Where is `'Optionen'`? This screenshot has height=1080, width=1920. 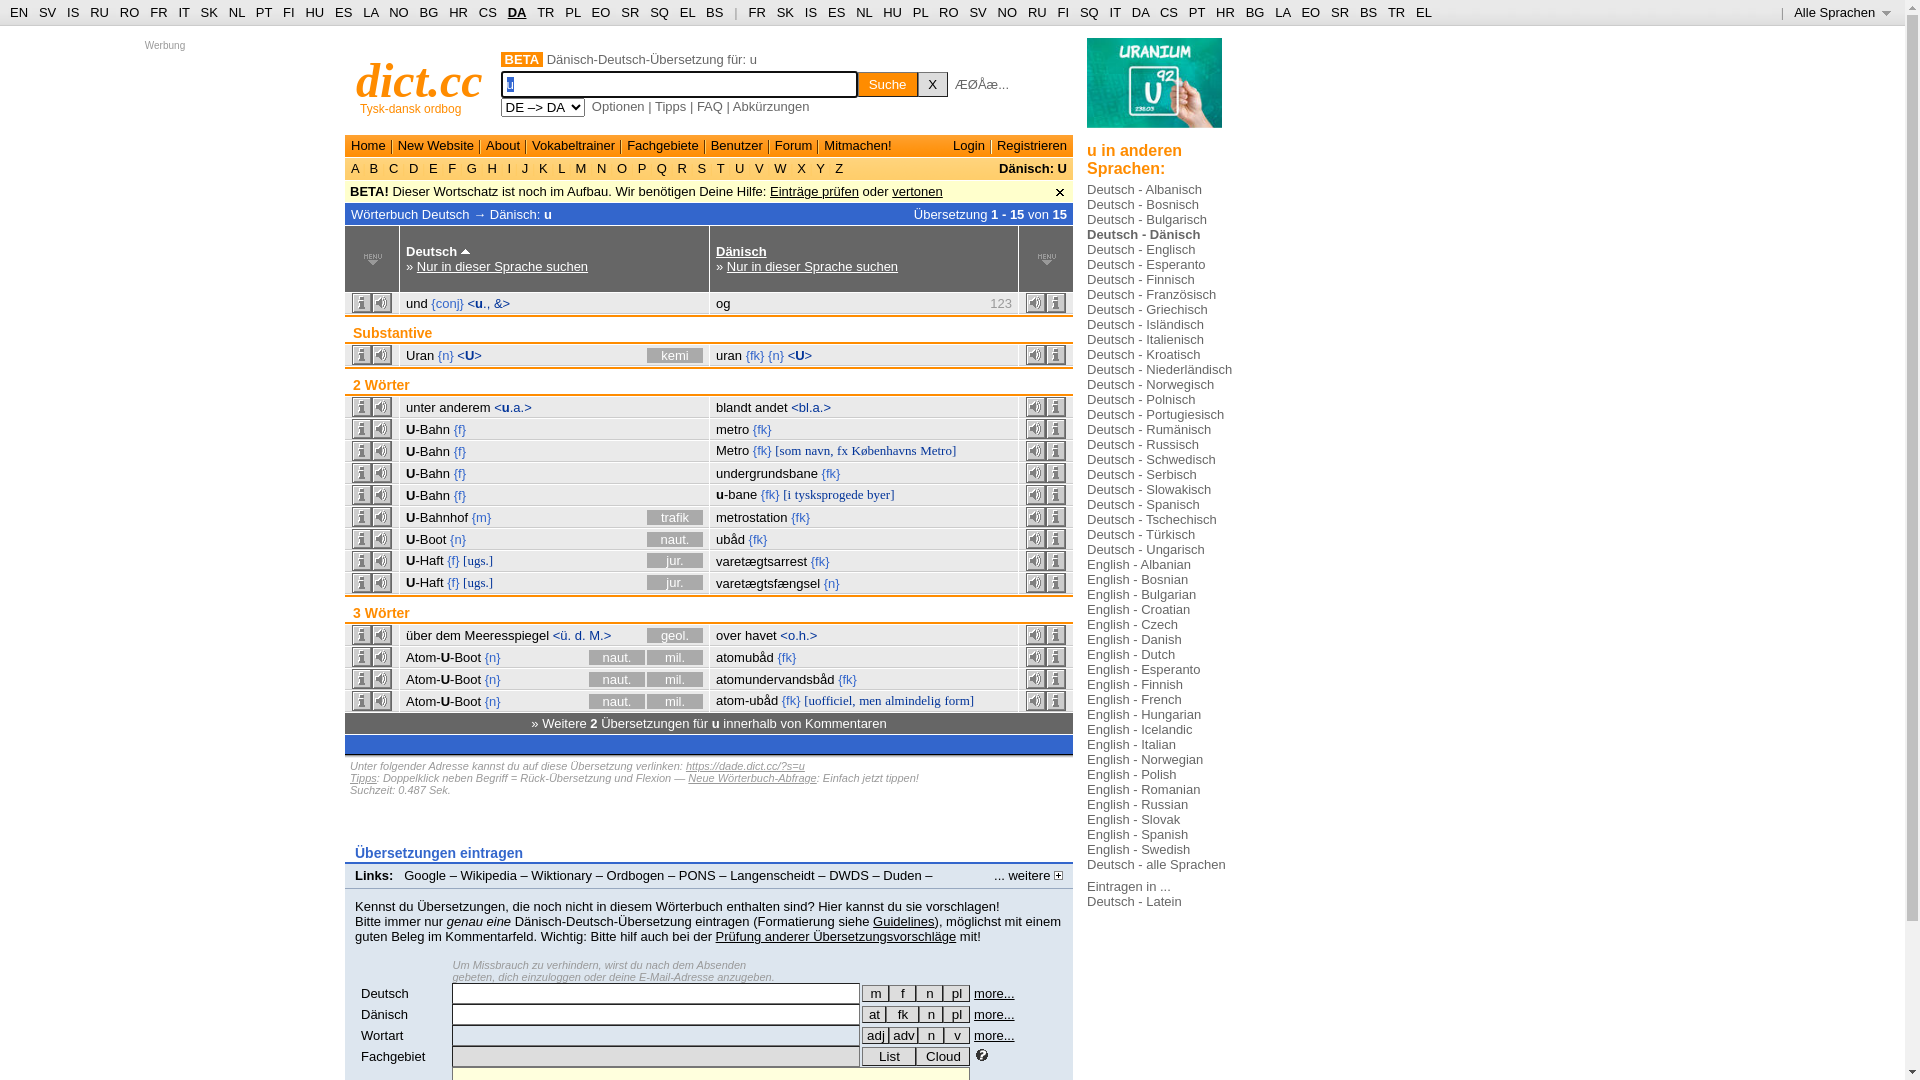
'Optionen' is located at coordinates (617, 106).